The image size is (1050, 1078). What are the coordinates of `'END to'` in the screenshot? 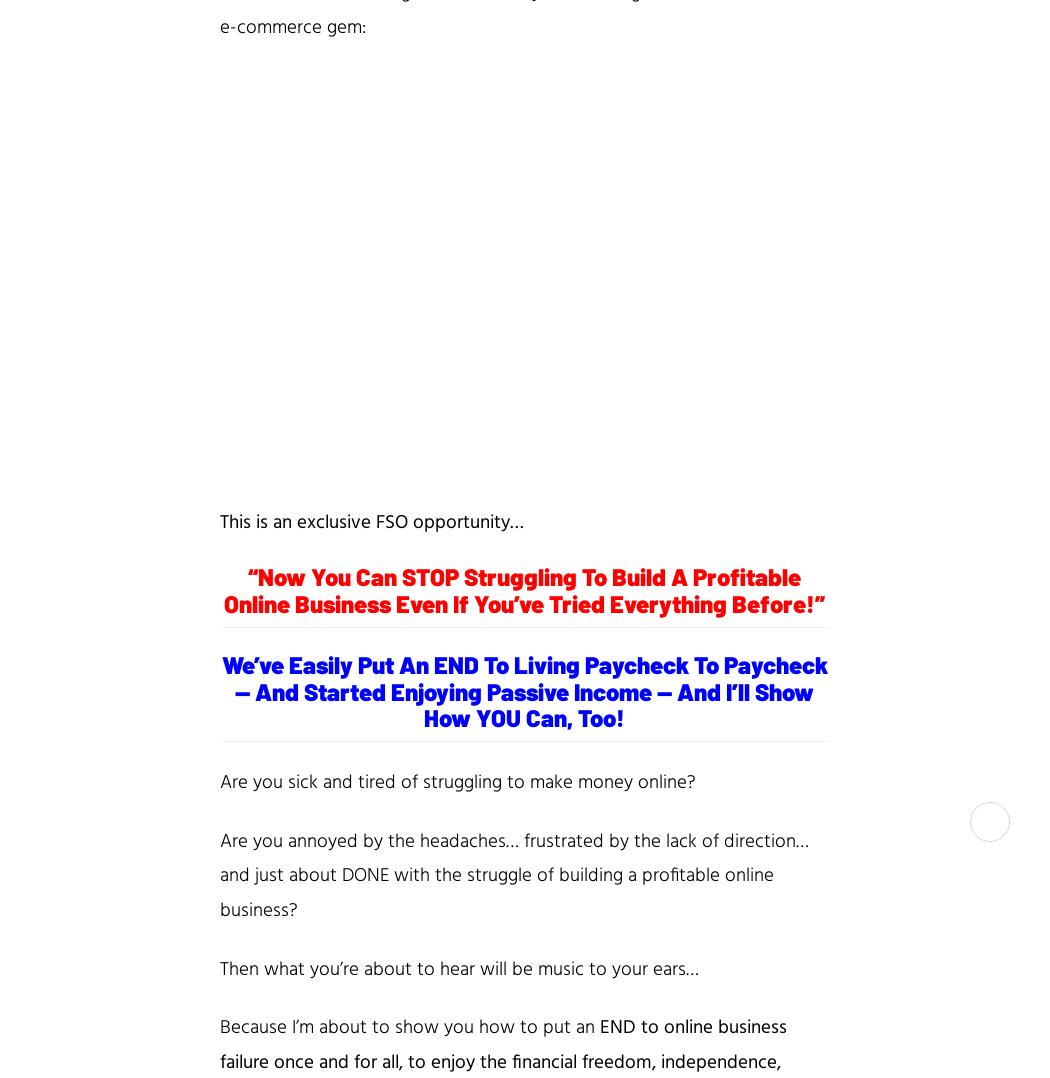 It's located at (631, 1026).